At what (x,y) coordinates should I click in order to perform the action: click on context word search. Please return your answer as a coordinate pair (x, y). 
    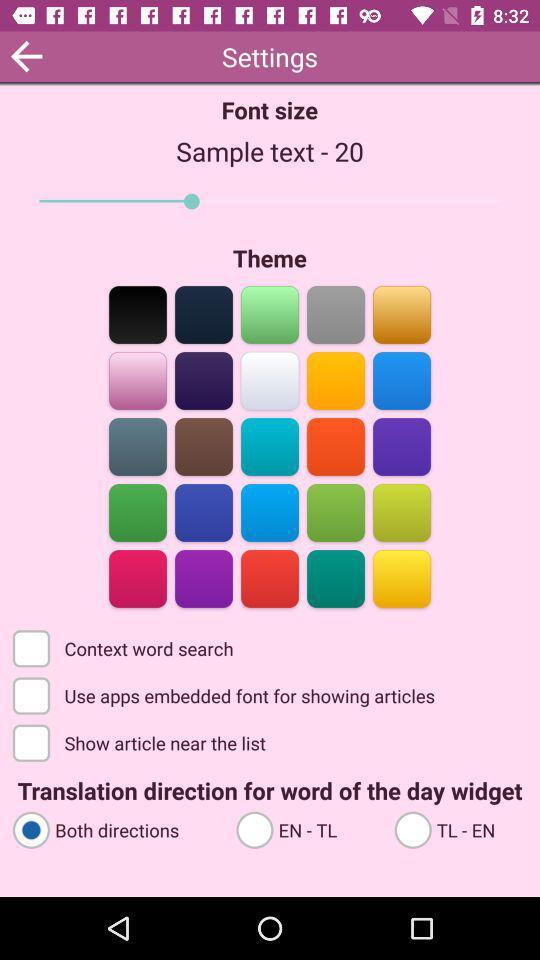
    Looking at the image, I should click on (125, 646).